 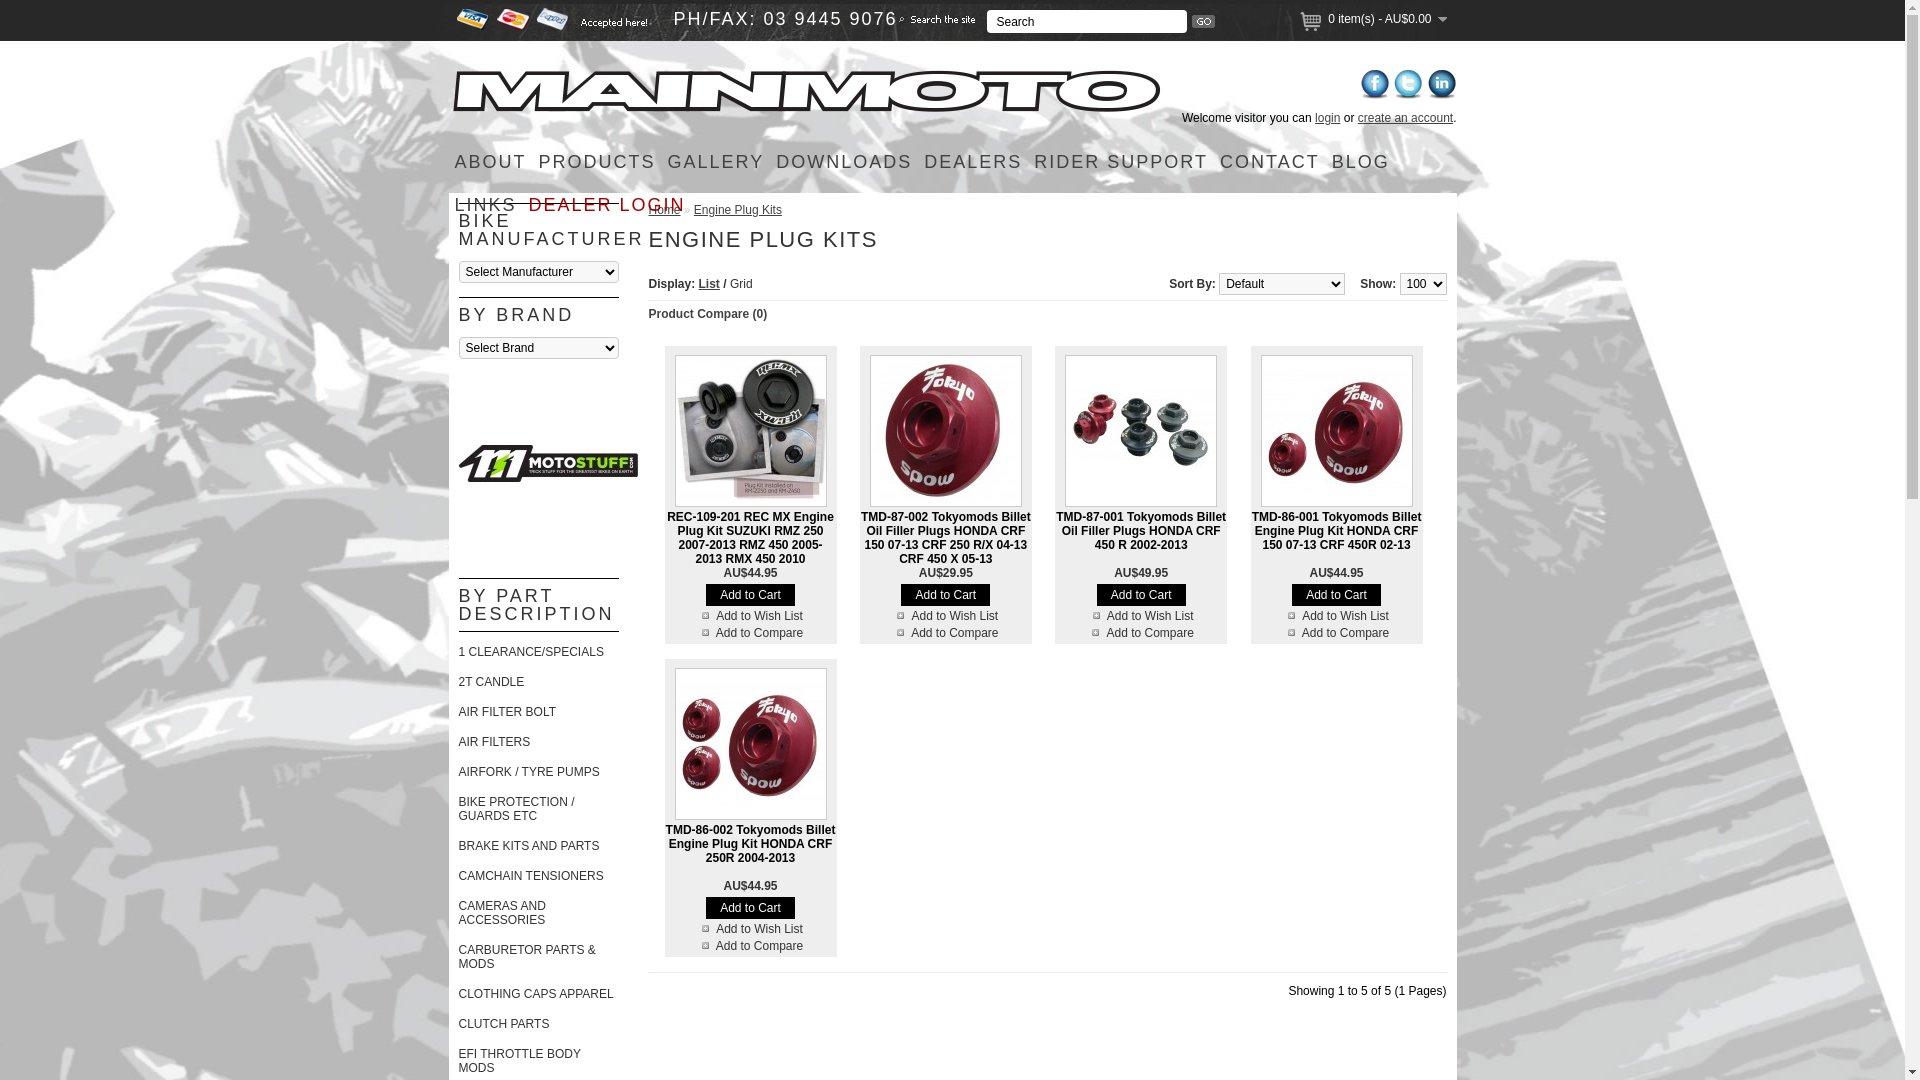 I want to click on '2T CANDLE', so click(x=490, y=681).